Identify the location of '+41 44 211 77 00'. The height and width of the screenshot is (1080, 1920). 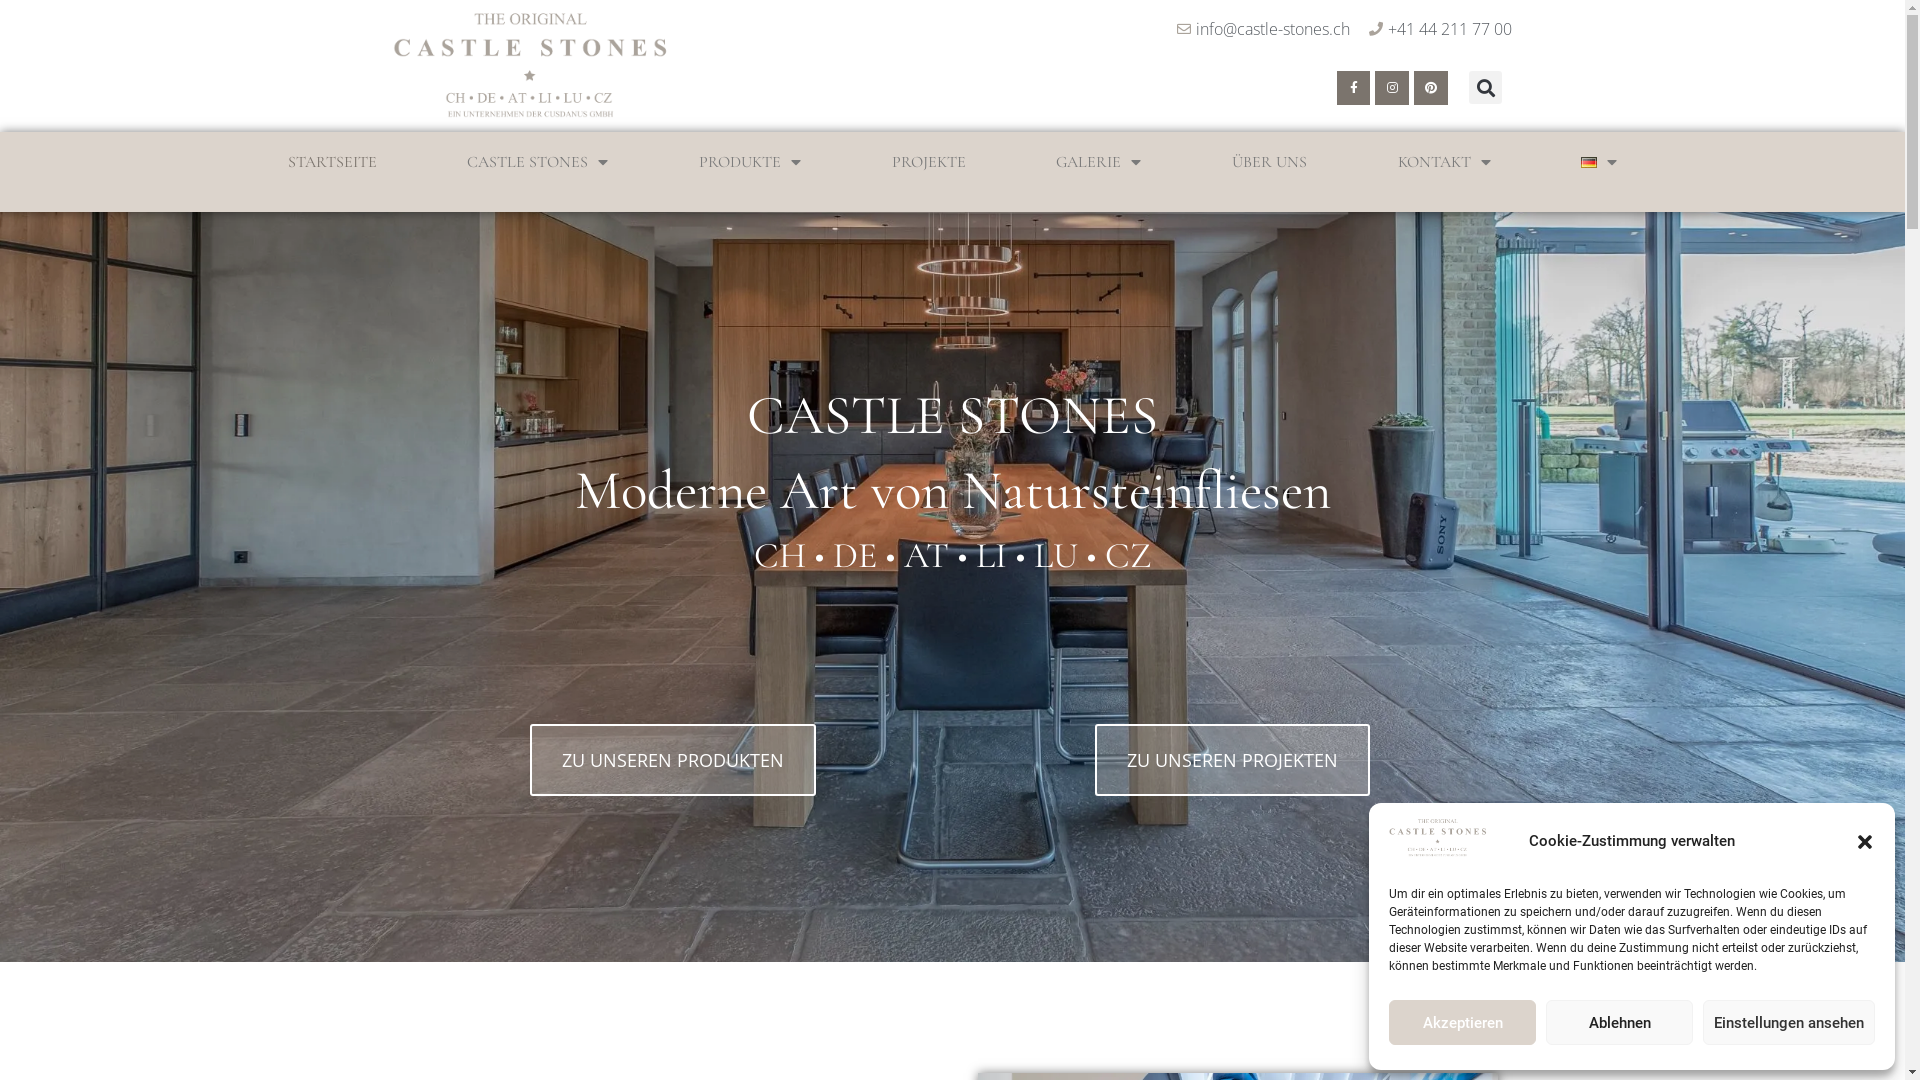
(1438, 29).